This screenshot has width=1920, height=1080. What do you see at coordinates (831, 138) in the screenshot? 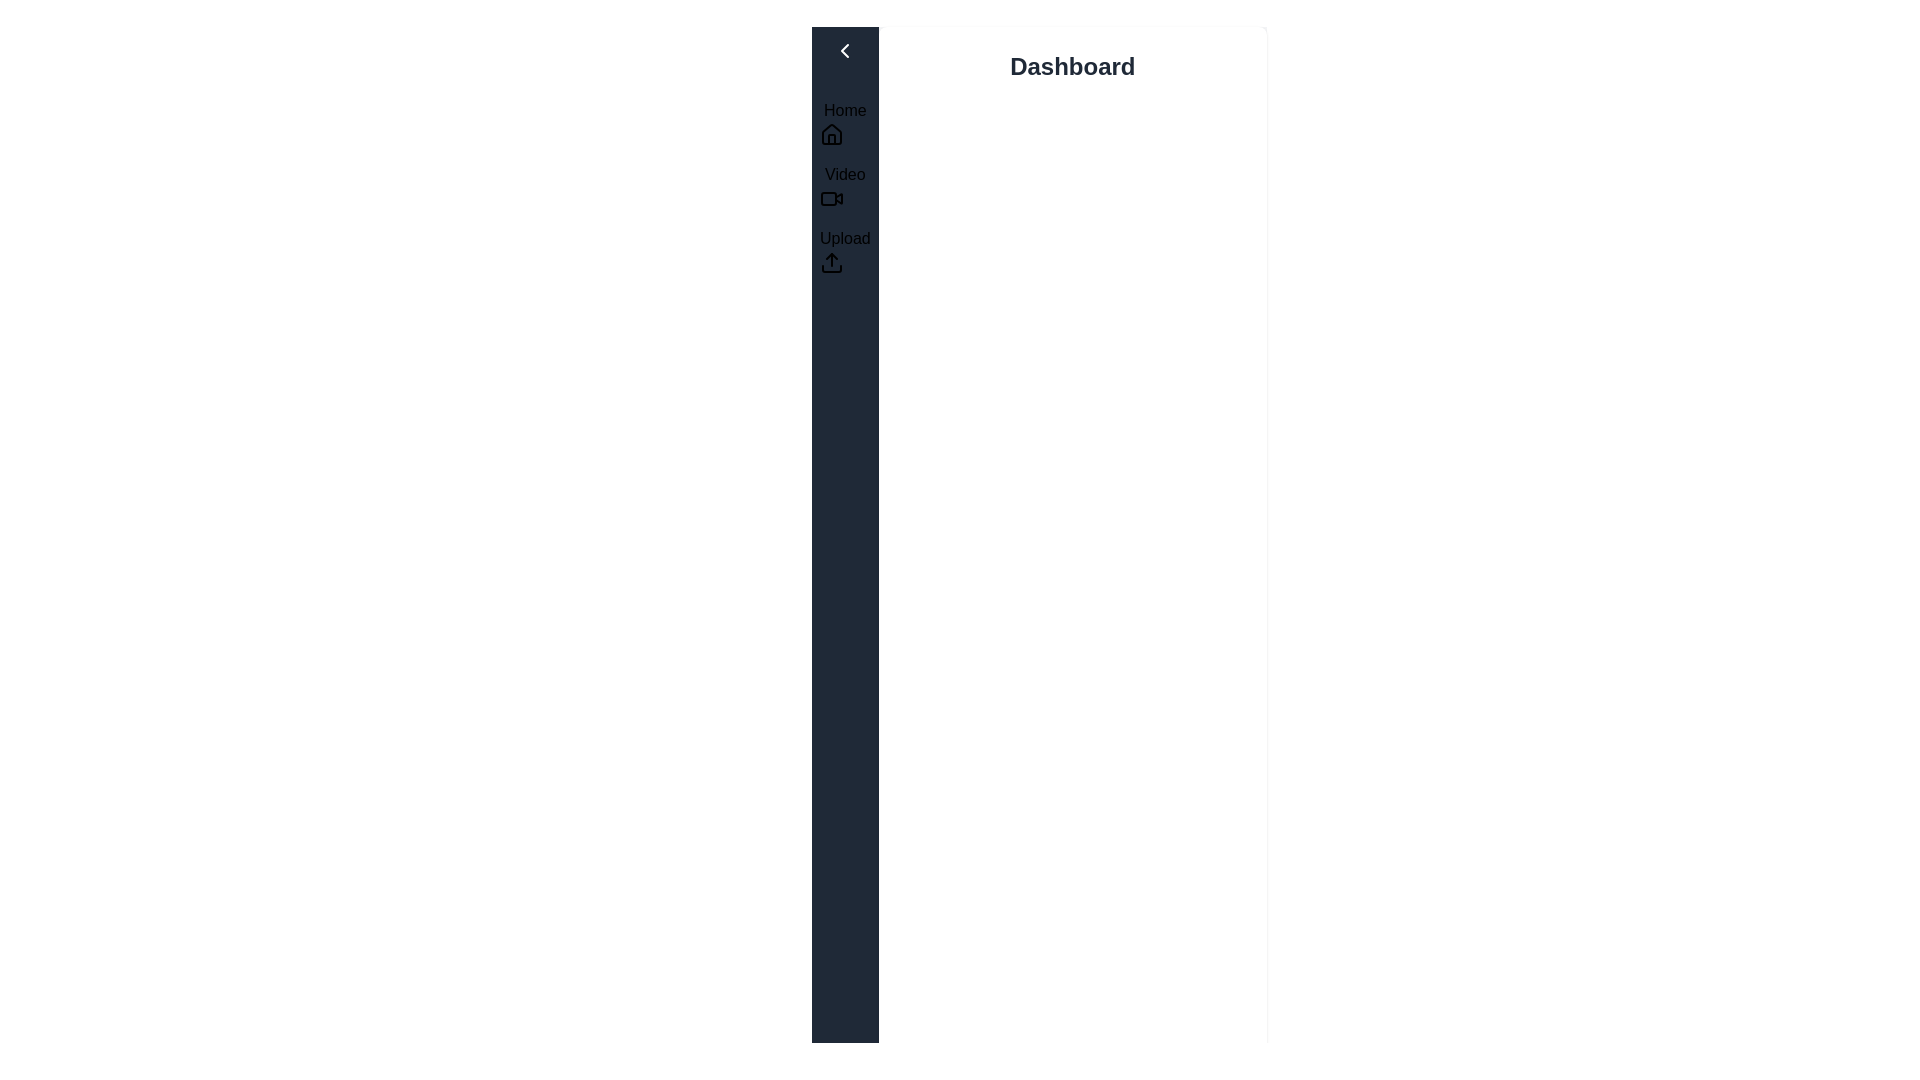
I see `the 'Home' icon segment located in the left navigation bar, which indicates the dashboard or main page option` at bounding box center [831, 138].